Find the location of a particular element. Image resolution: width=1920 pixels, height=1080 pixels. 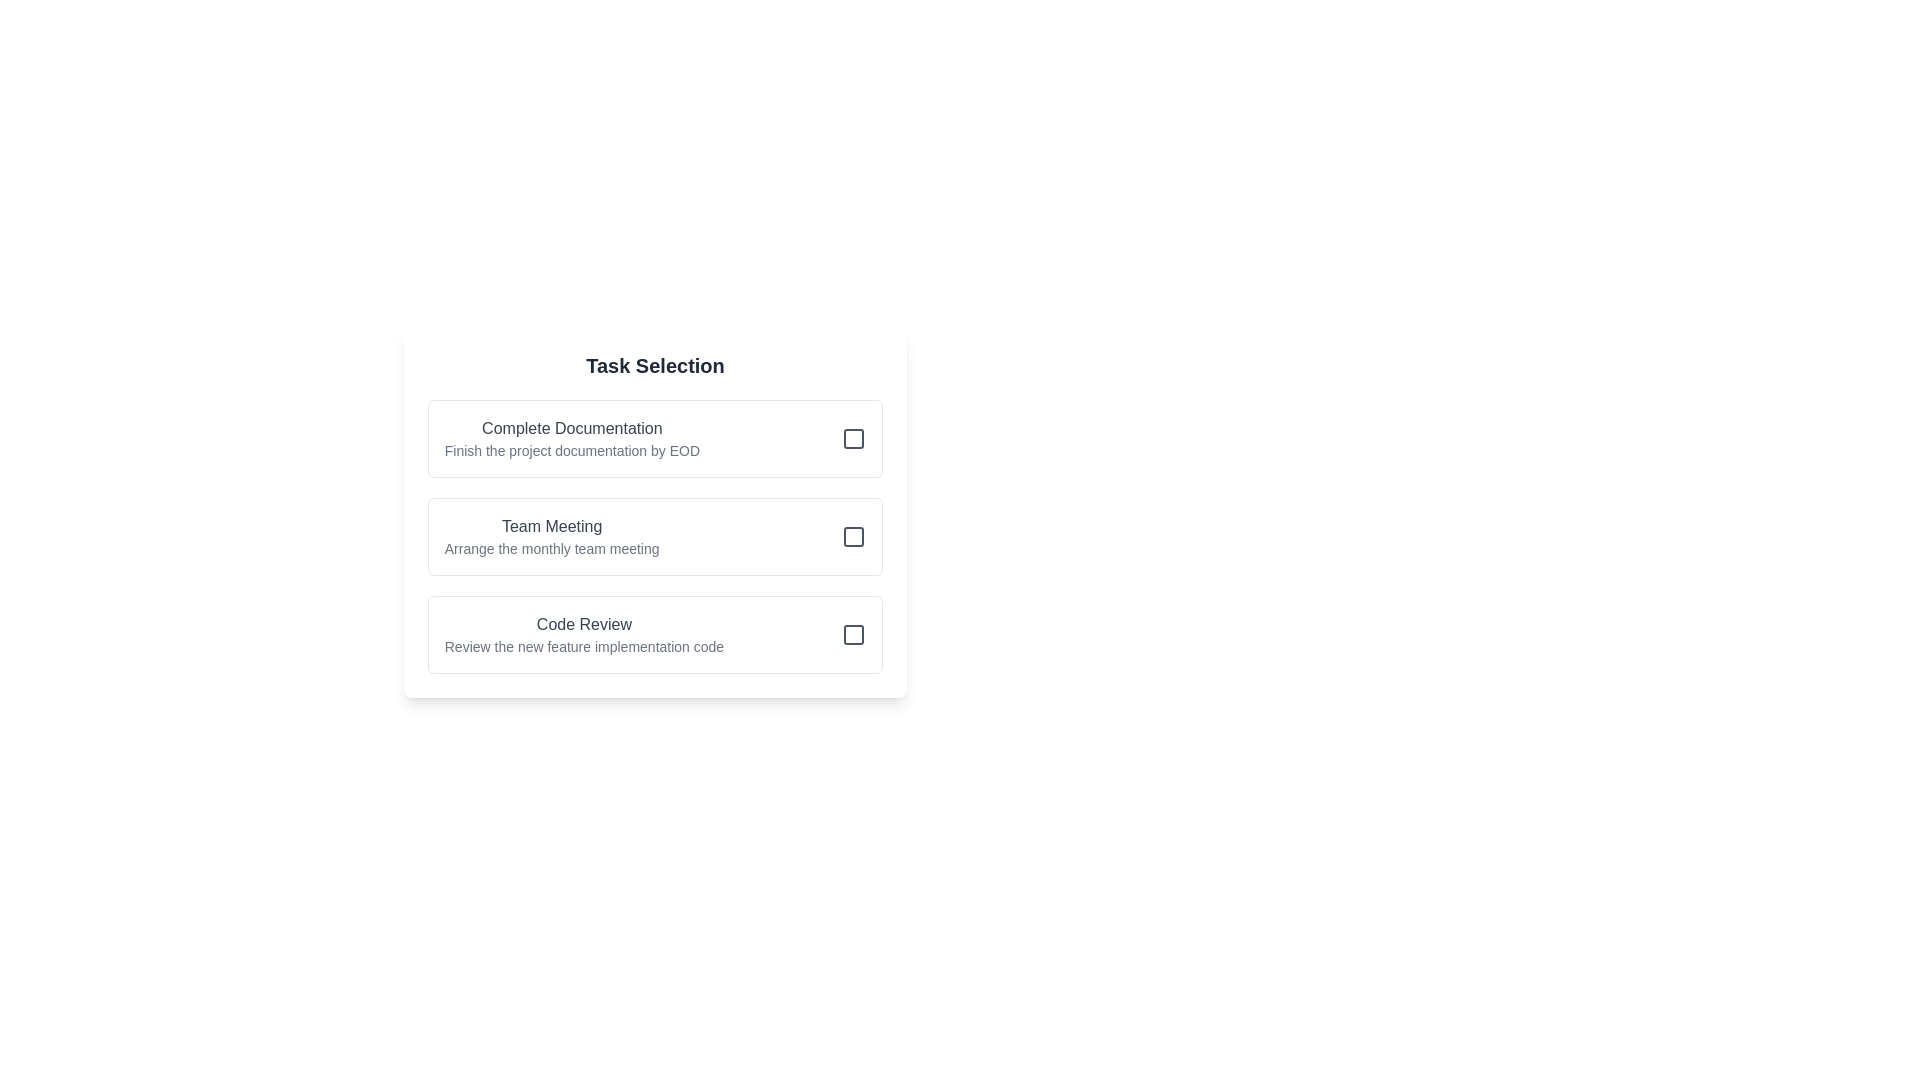

the small square-shaped clickable icon with a gray and blue color scheme located in the top-right corner of the 'Code Review' task card is located at coordinates (854, 635).